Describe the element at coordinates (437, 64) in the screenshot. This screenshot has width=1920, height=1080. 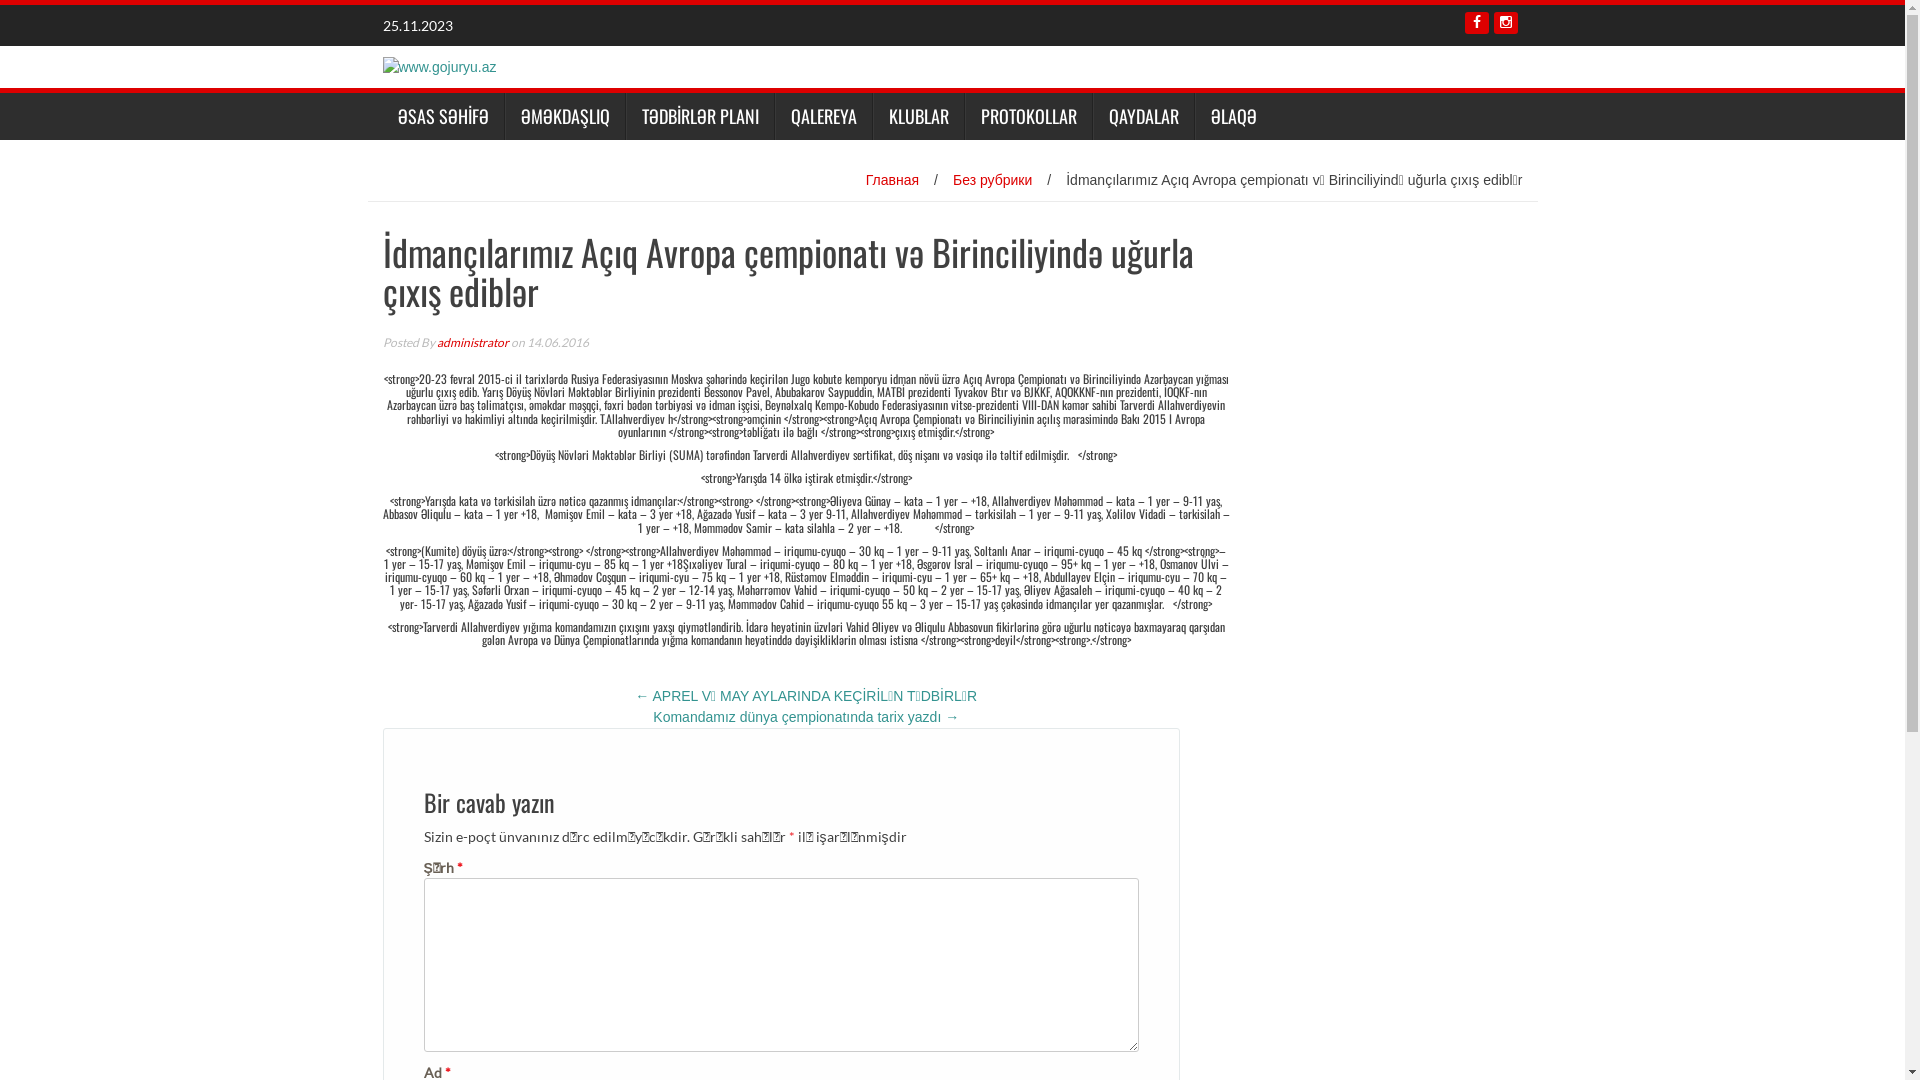
I see `'www.gojuryu.az'` at that location.